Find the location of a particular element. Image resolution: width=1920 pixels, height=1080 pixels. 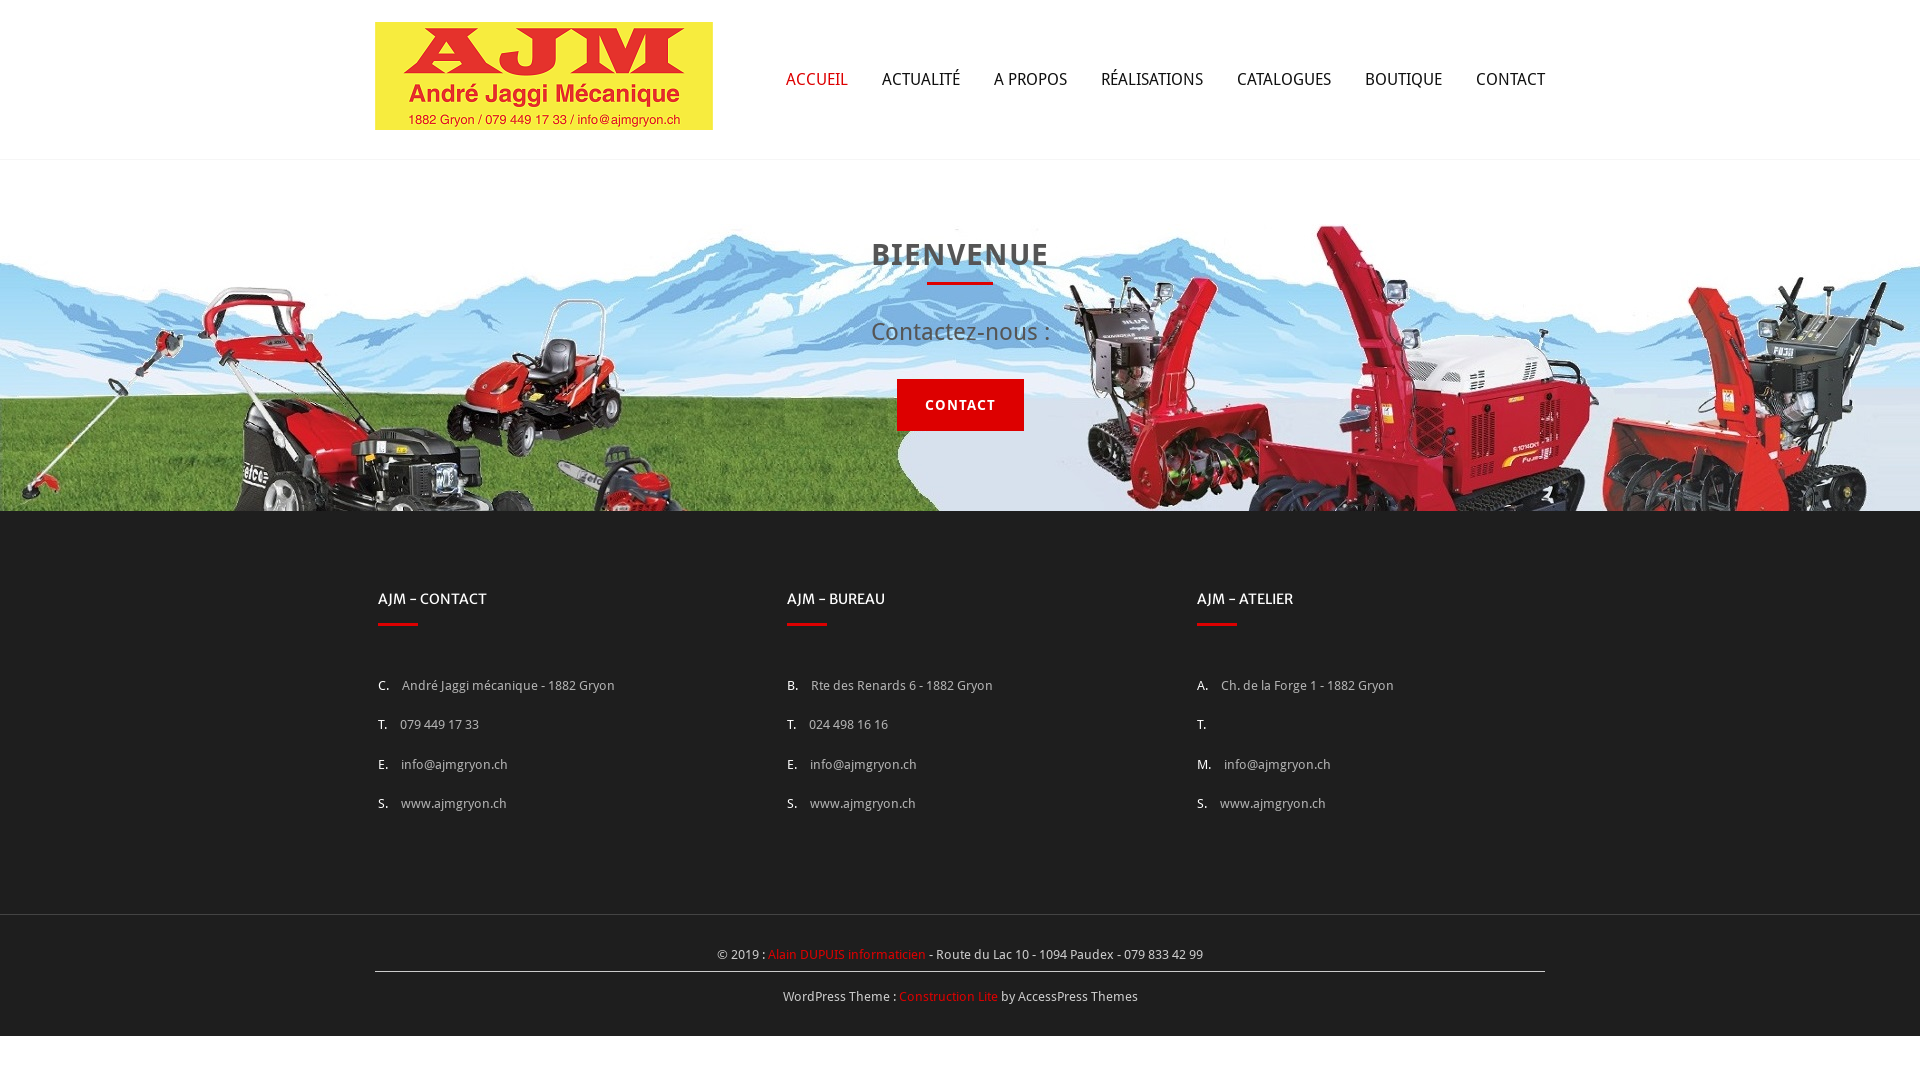

'CONTACT' is located at coordinates (1510, 77).